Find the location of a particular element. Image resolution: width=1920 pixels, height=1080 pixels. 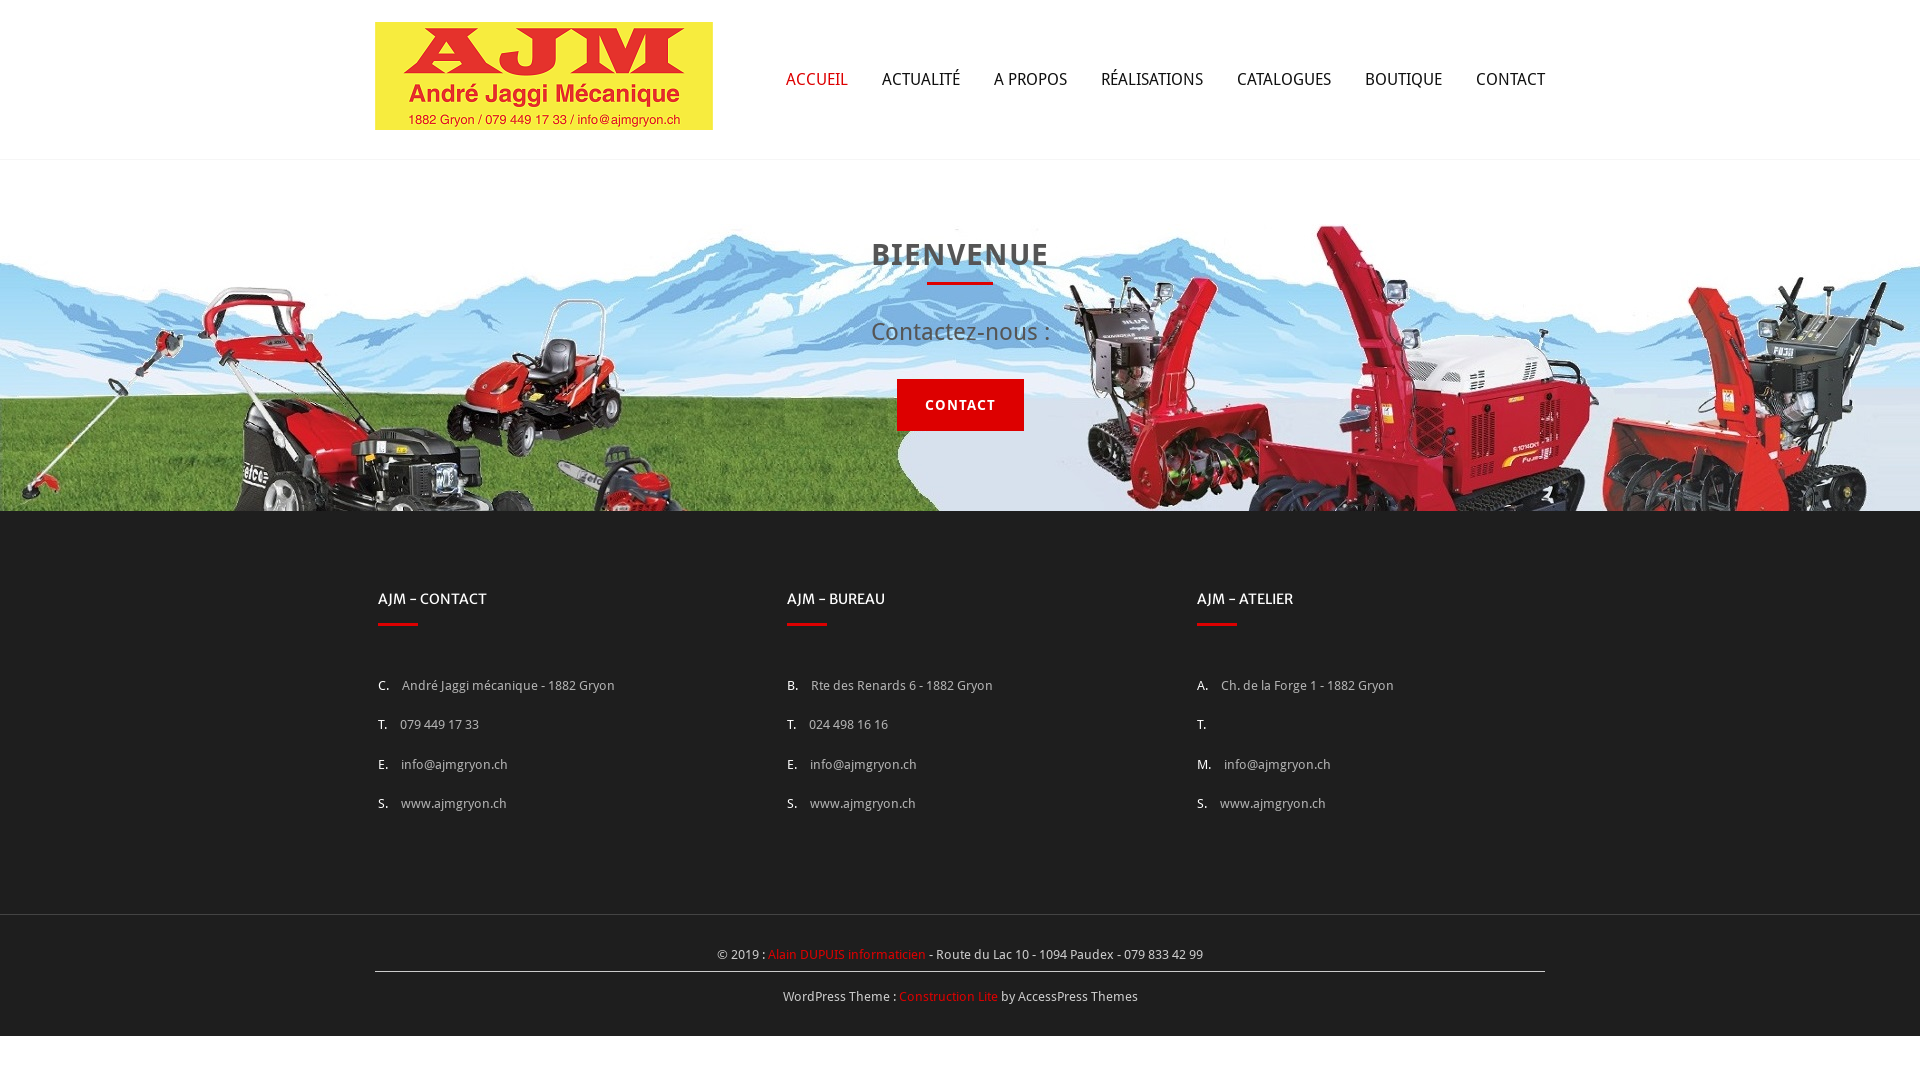

'CONTACT' is located at coordinates (1510, 77).